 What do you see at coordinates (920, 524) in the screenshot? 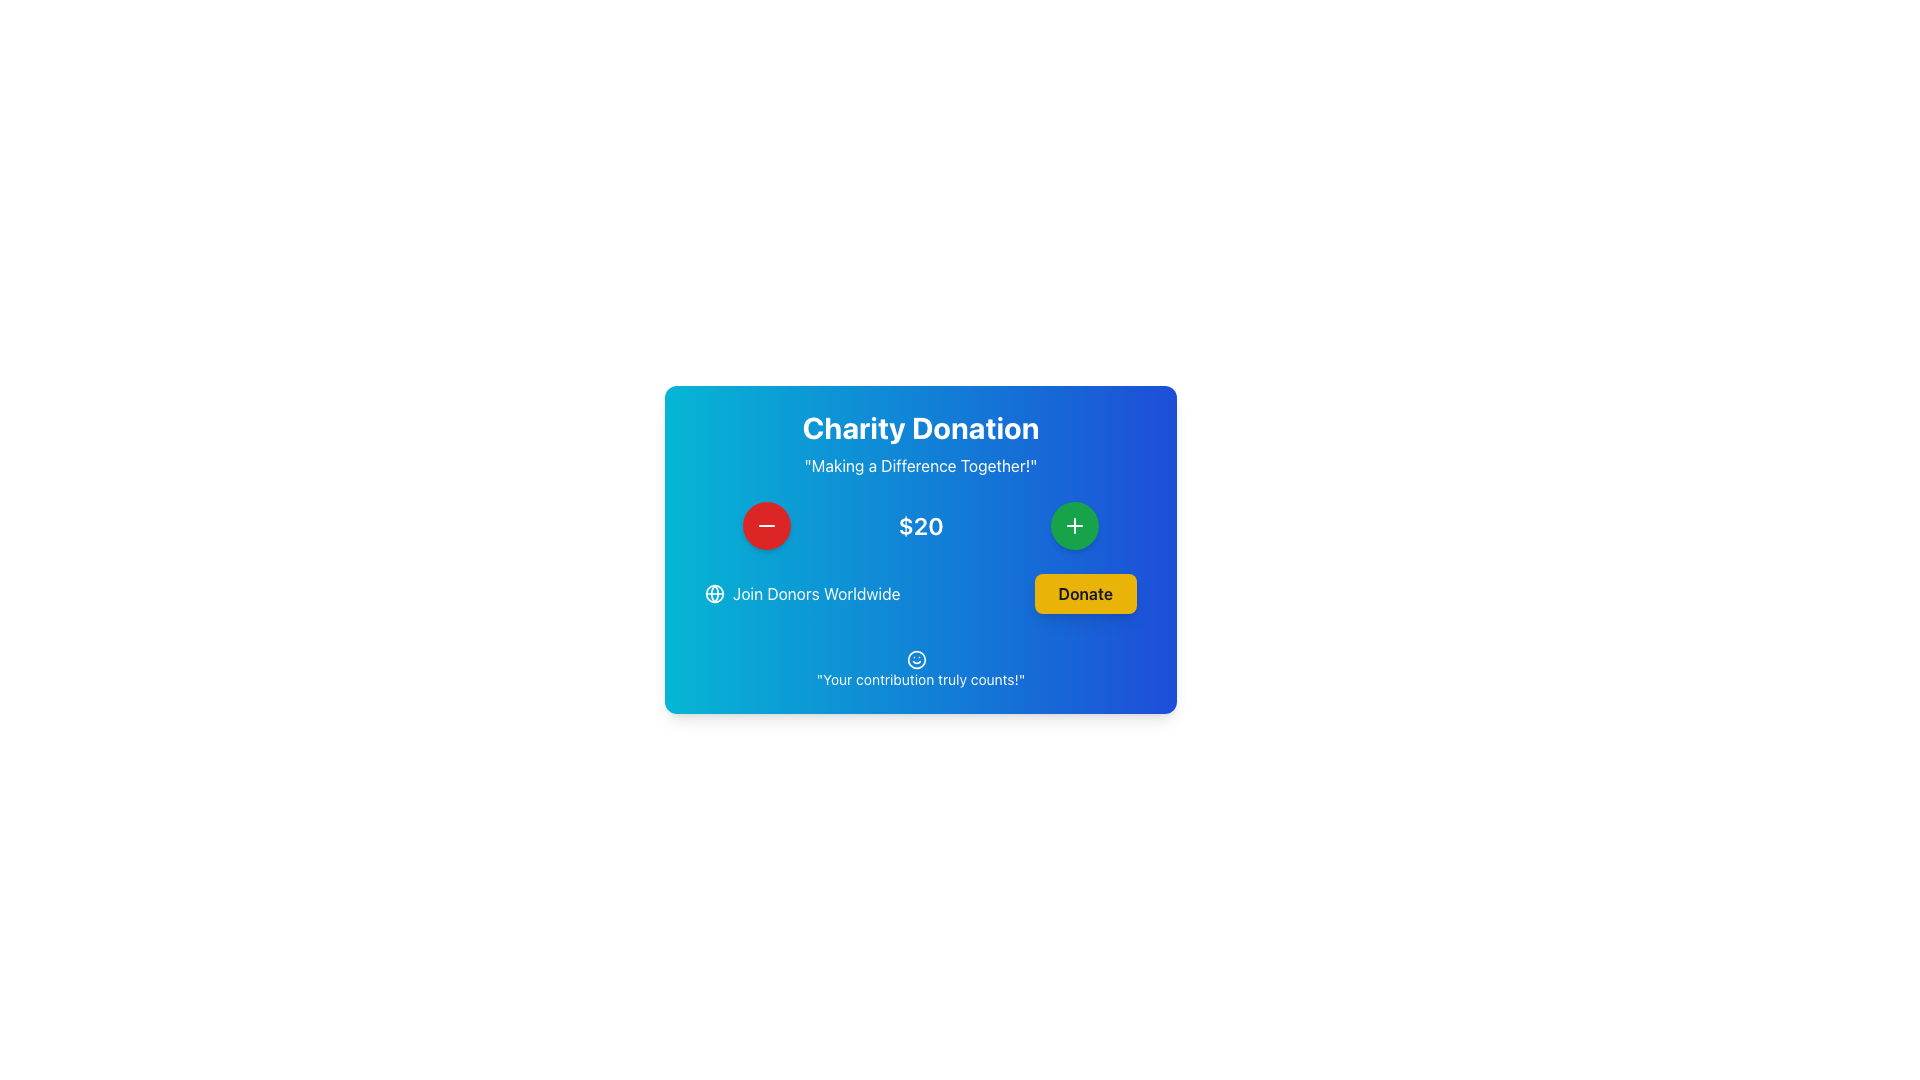
I see `the text label displaying the amount '$20', which is styled in a bold font and positioned between a red minus button and a green plus button` at bounding box center [920, 524].